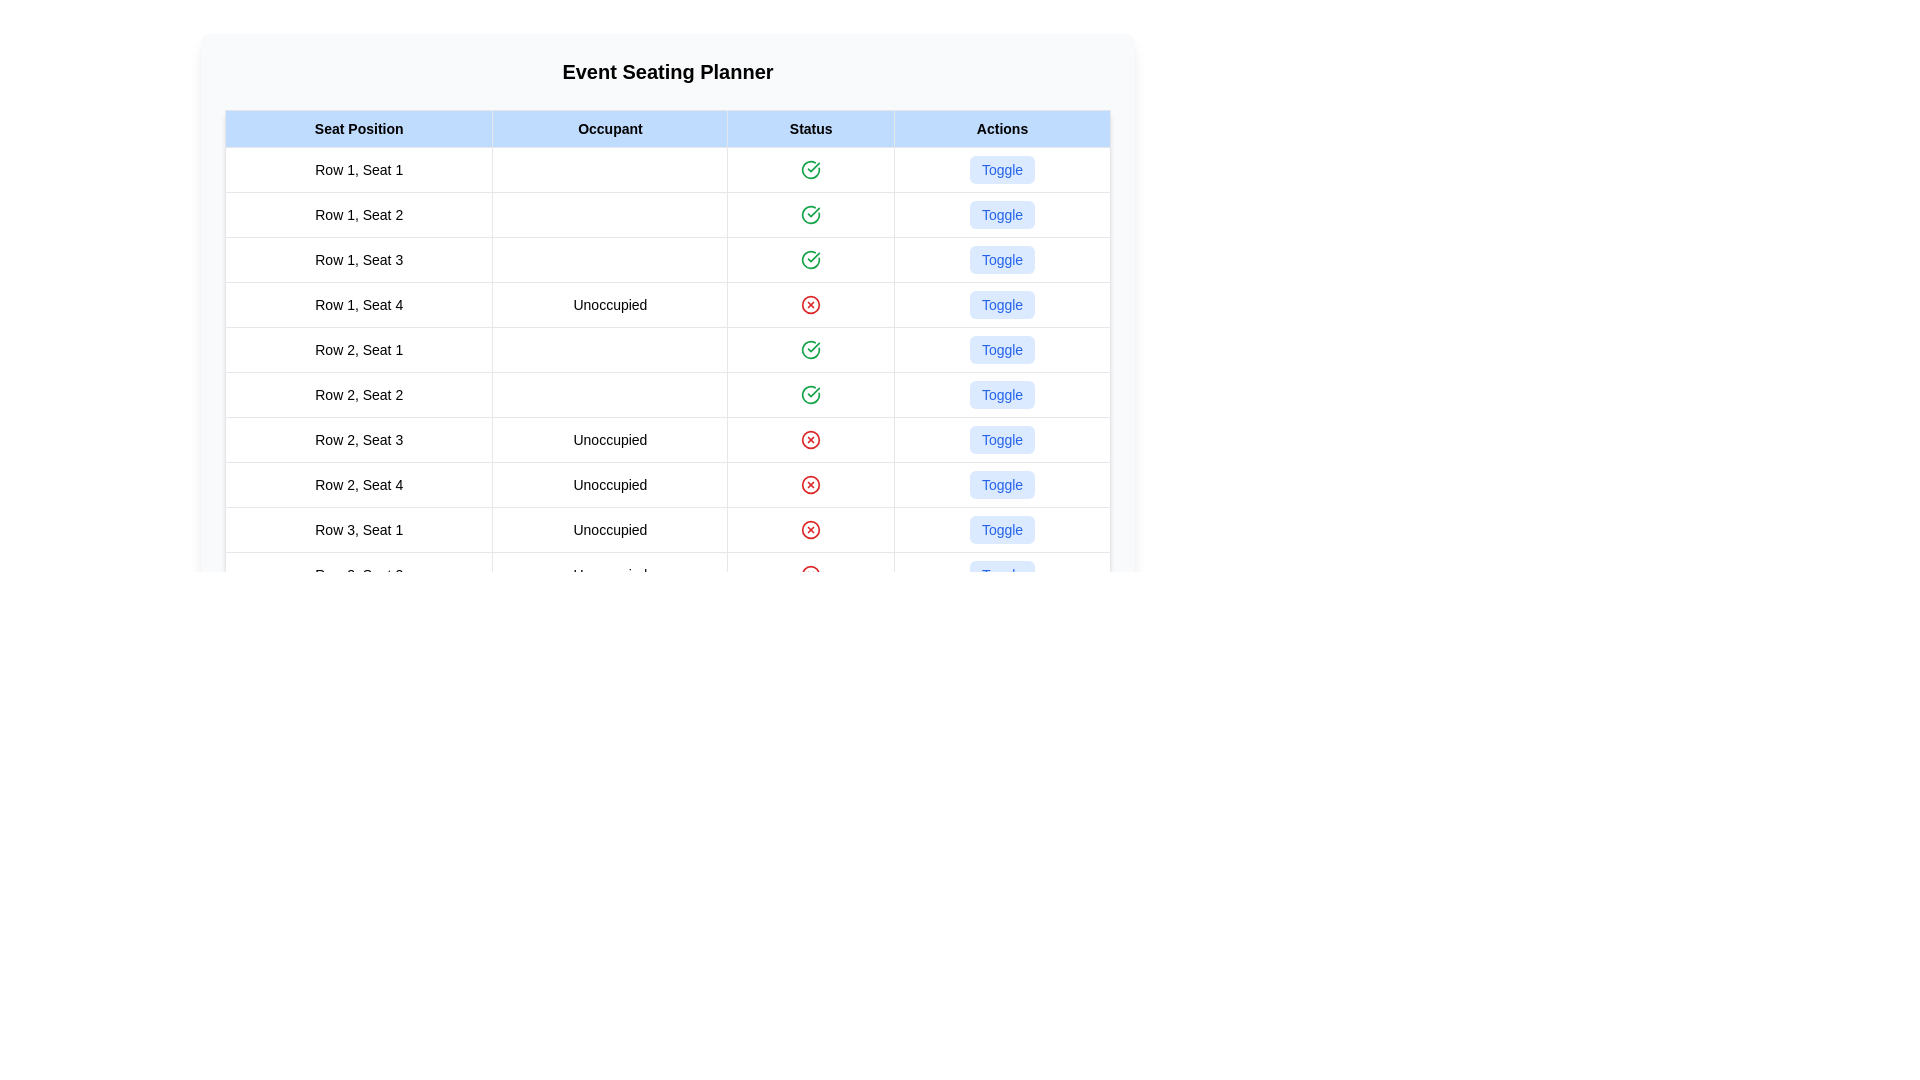 Image resolution: width=1920 pixels, height=1080 pixels. I want to click on the fourth seat data row in the table, so click(667, 304).